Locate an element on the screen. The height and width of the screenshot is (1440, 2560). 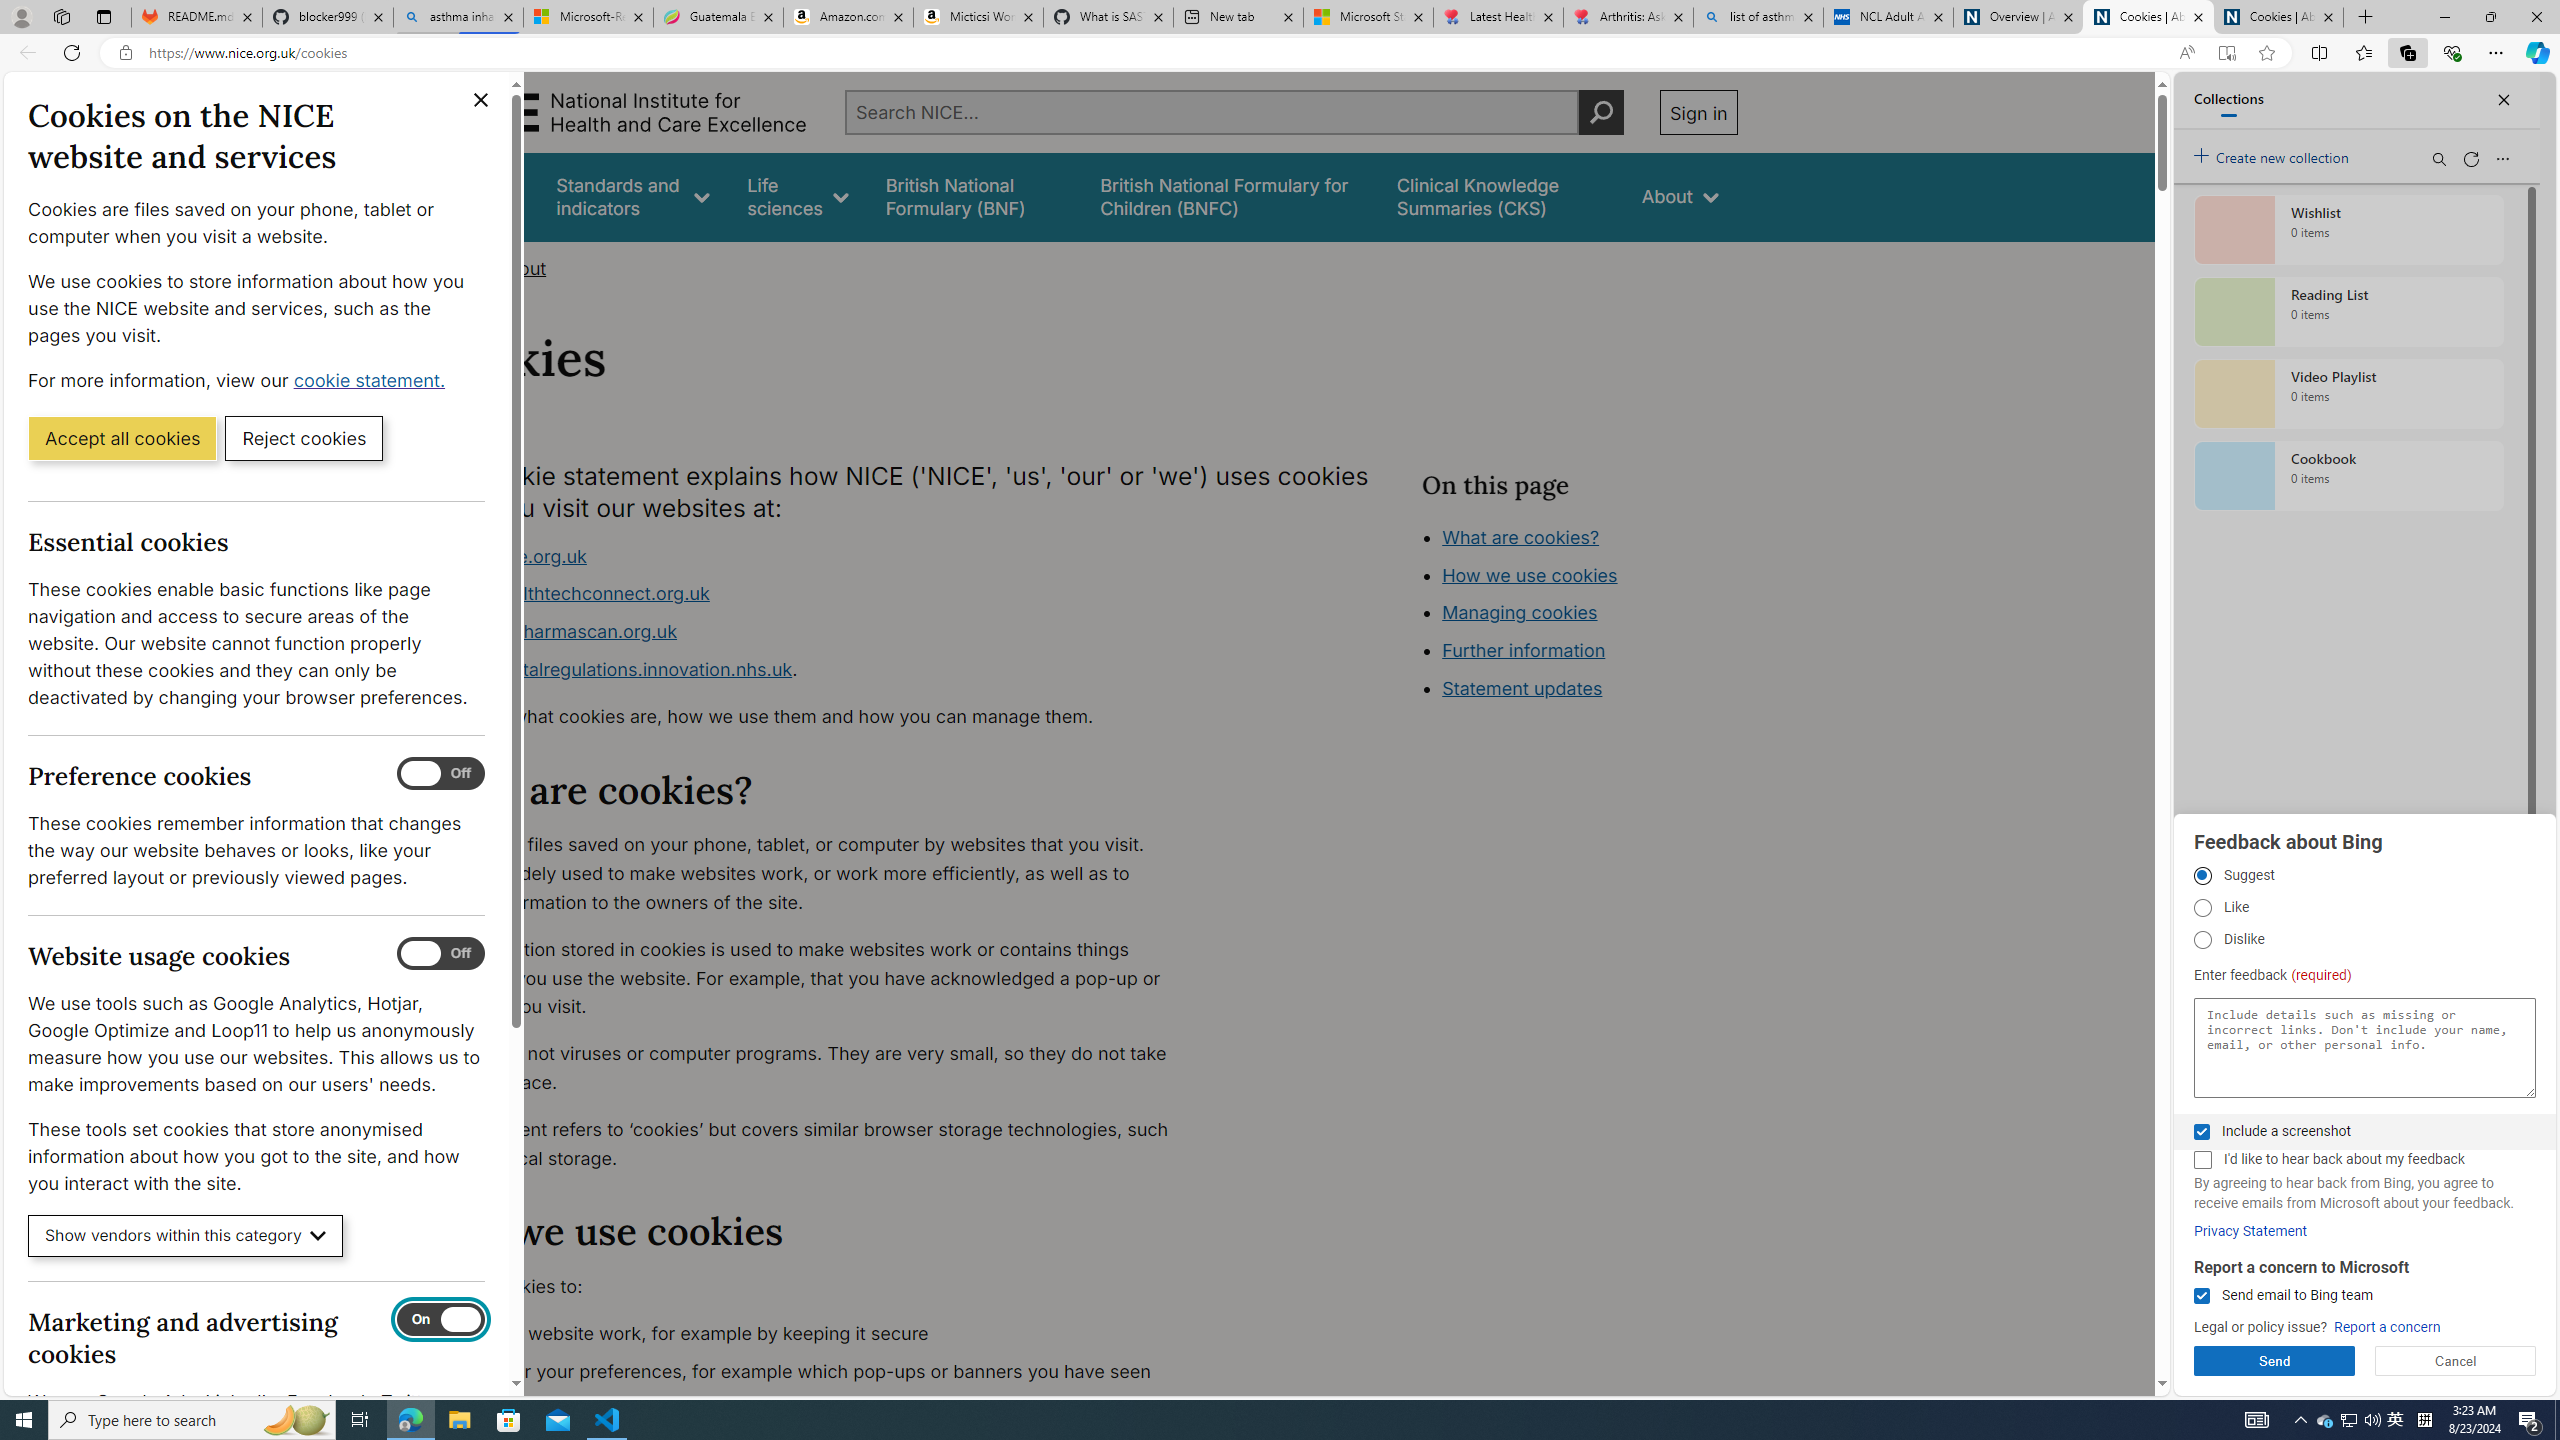
'Statement updates' is located at coordinates (1520, 689).